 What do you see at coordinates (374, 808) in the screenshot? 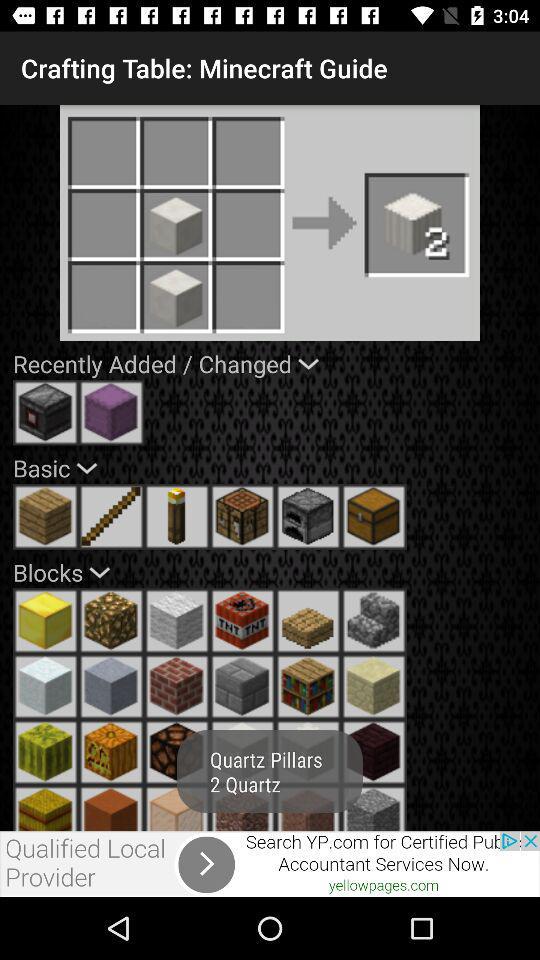
I see `the block` at bounding box center [374, 808].